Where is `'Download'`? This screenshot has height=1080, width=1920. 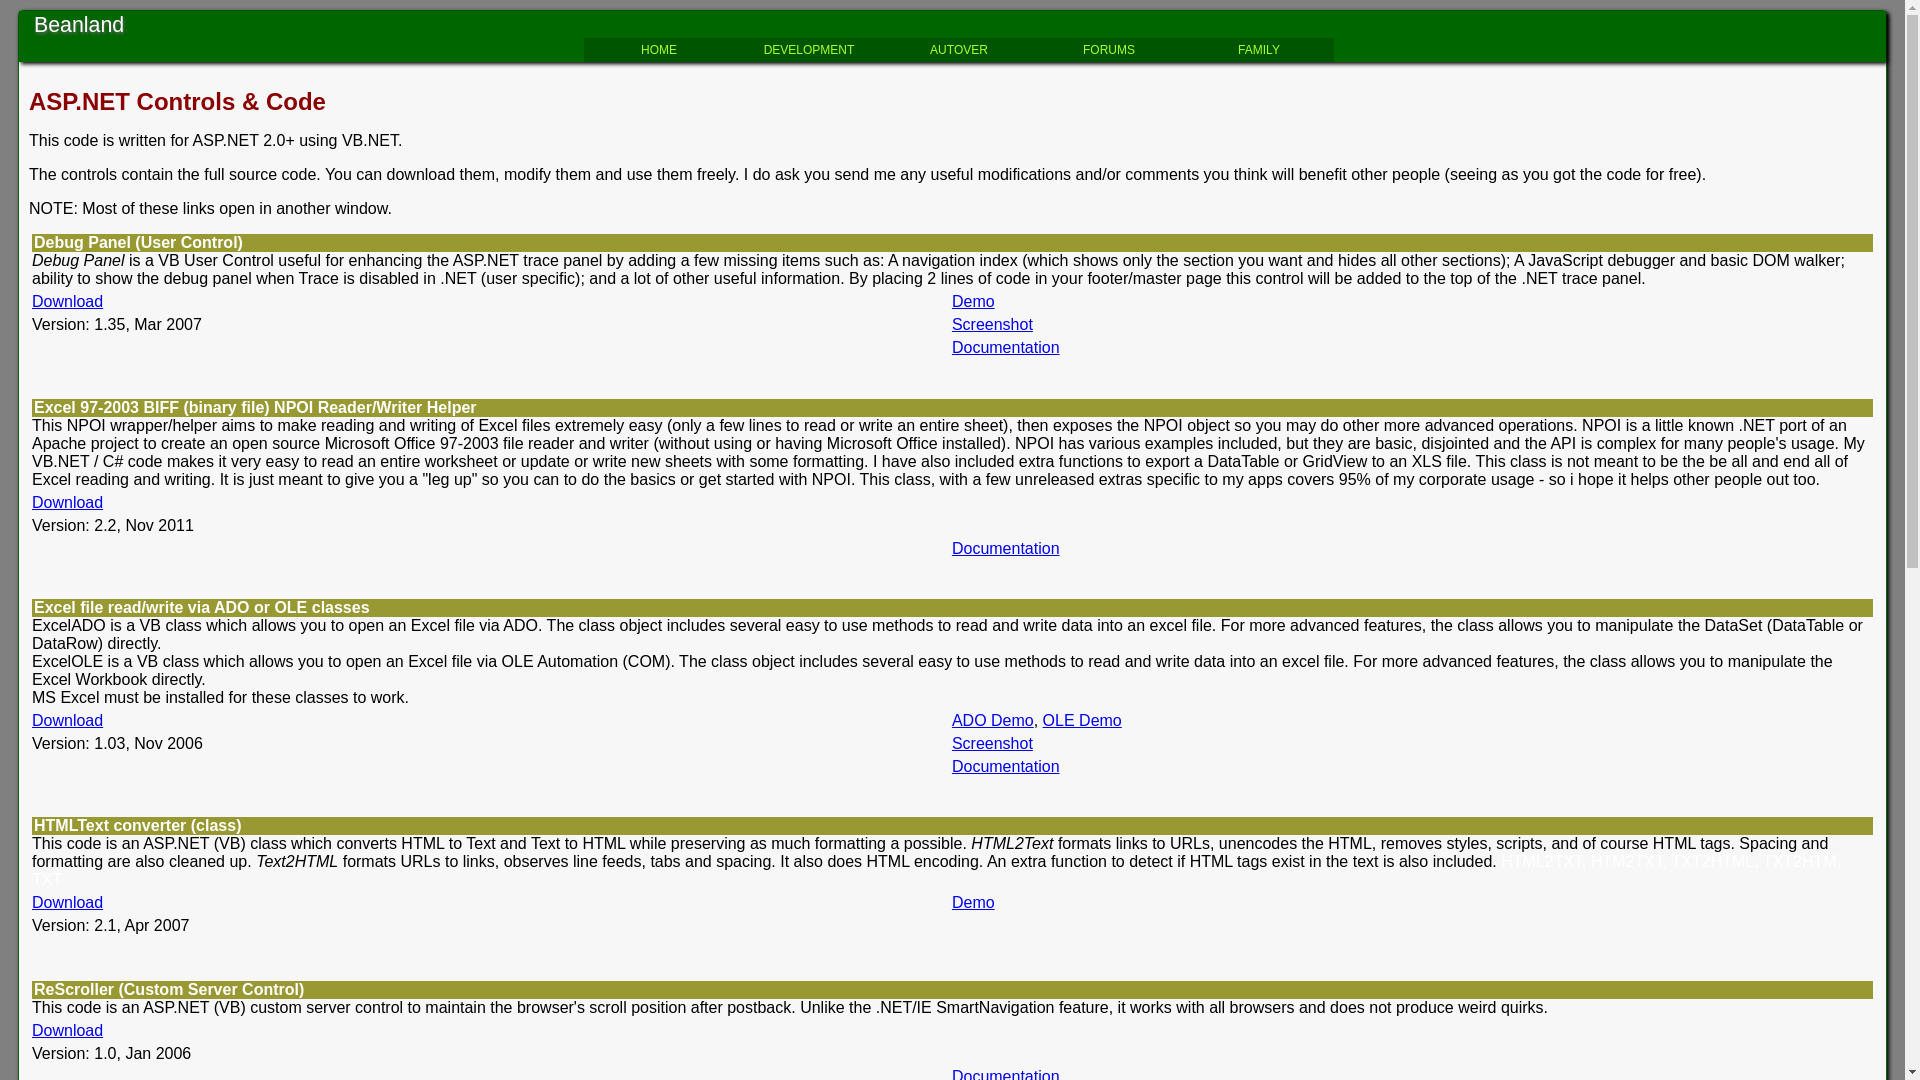 'Download' is located at coordinates (67, 501).